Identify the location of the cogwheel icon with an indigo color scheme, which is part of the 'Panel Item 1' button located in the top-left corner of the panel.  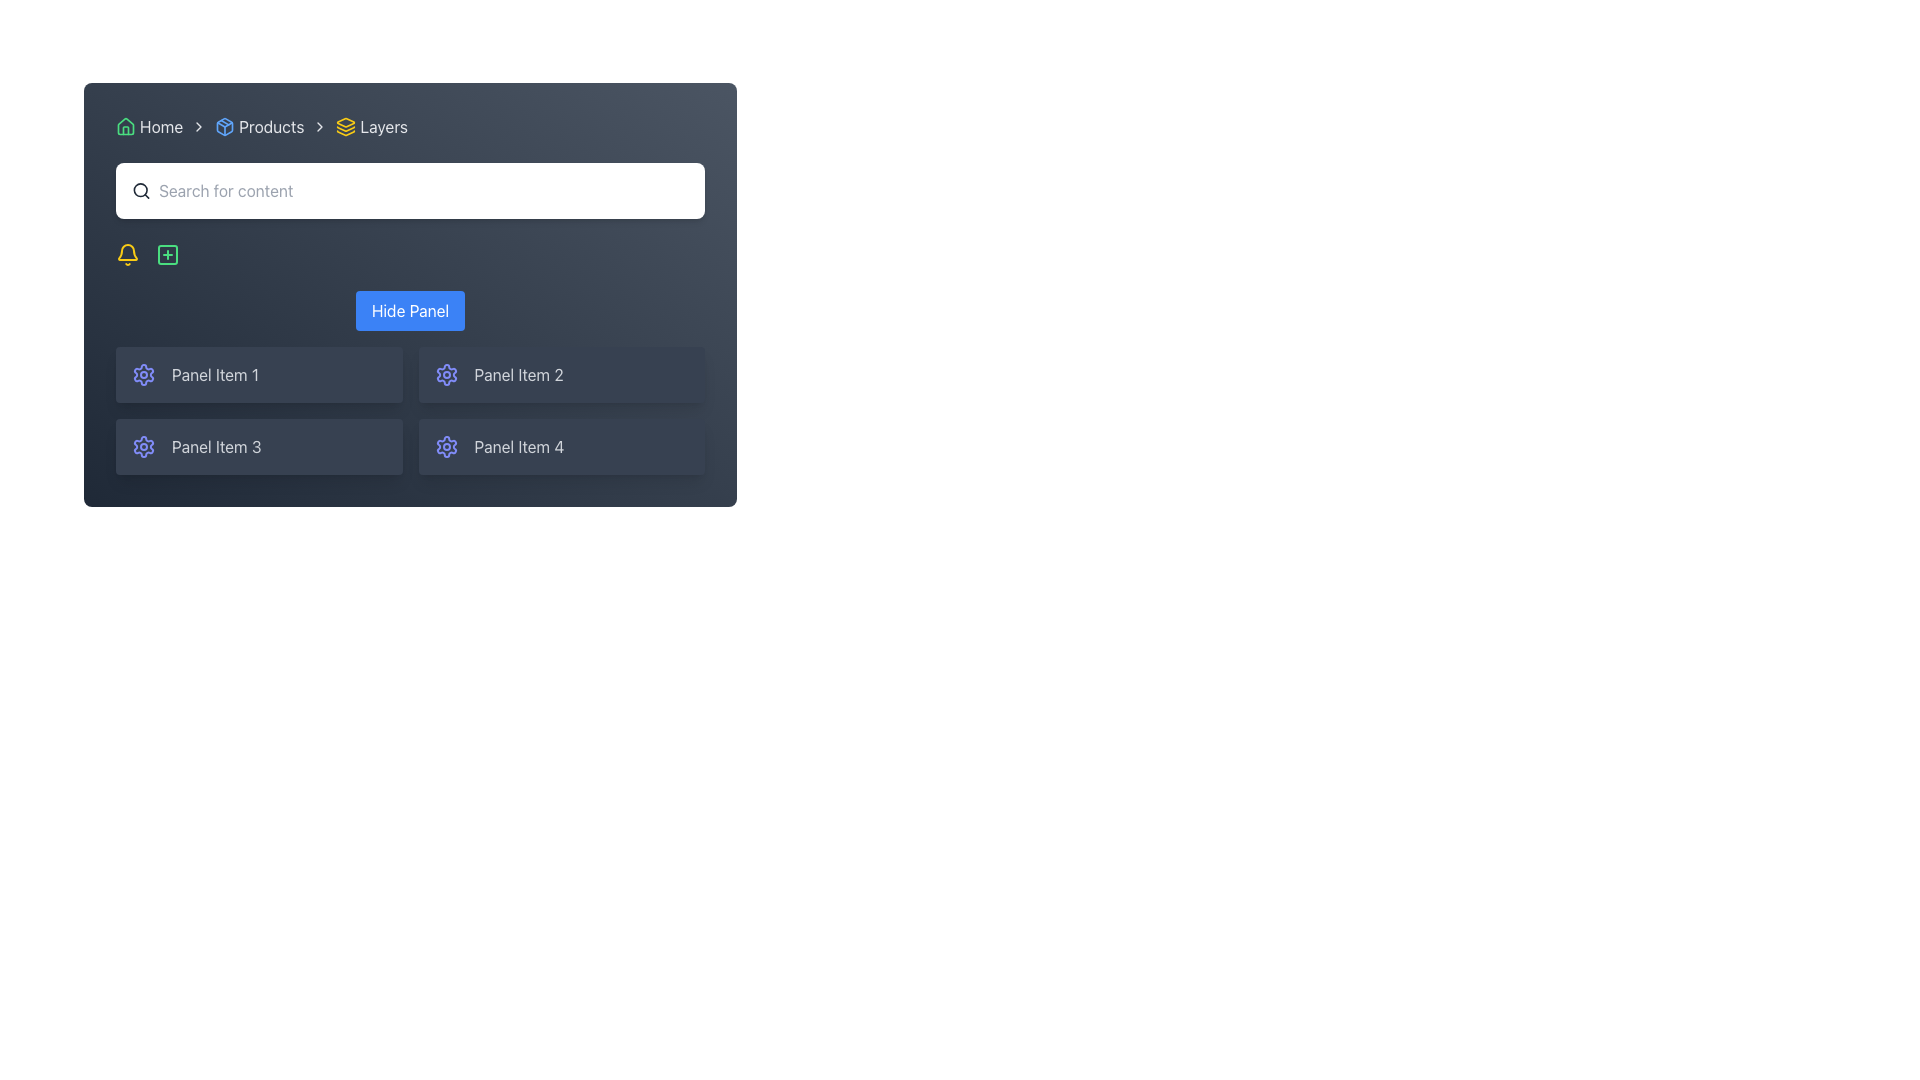
(143, 374).